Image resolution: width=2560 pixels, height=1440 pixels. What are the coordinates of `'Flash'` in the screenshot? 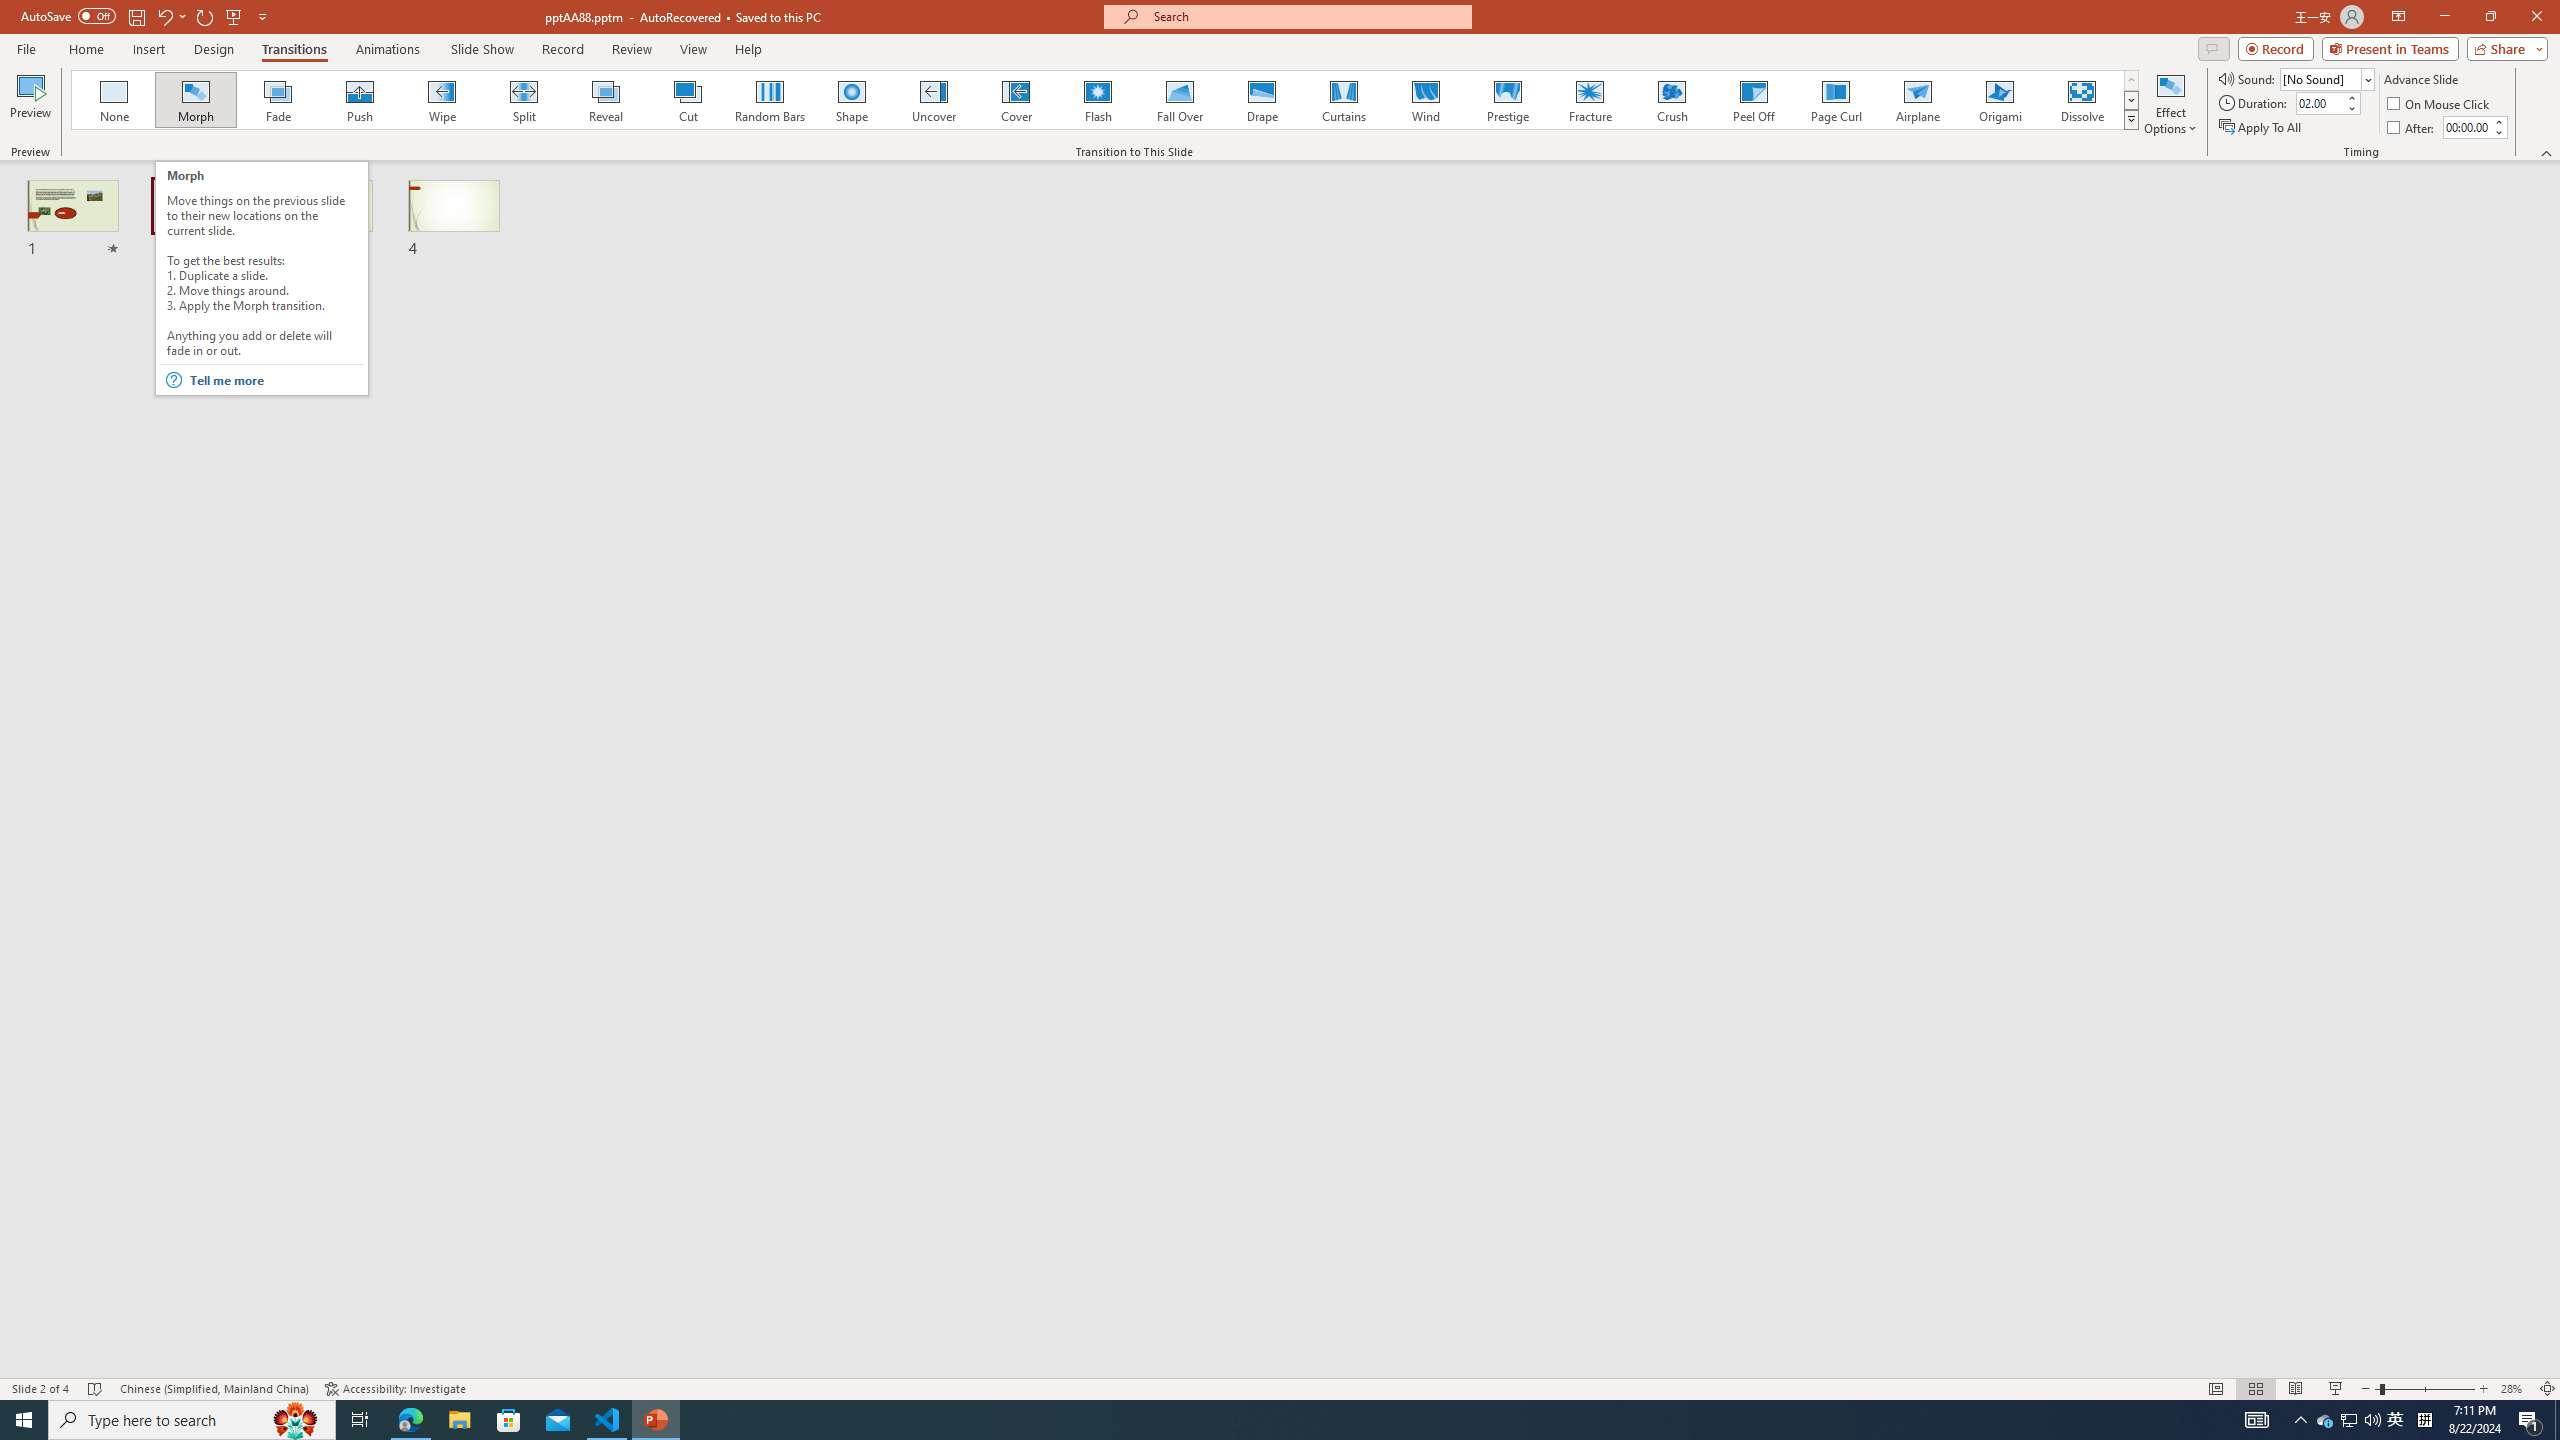 It's located at (1097, 99).